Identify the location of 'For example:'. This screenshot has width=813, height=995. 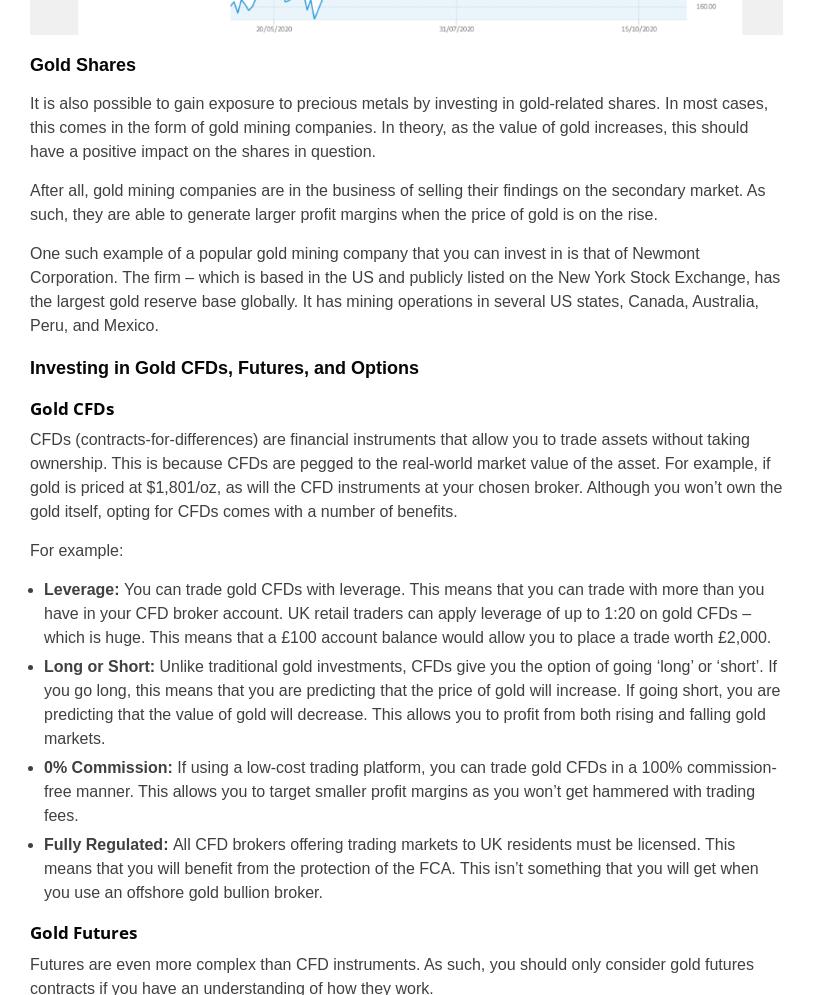
(75, 550).